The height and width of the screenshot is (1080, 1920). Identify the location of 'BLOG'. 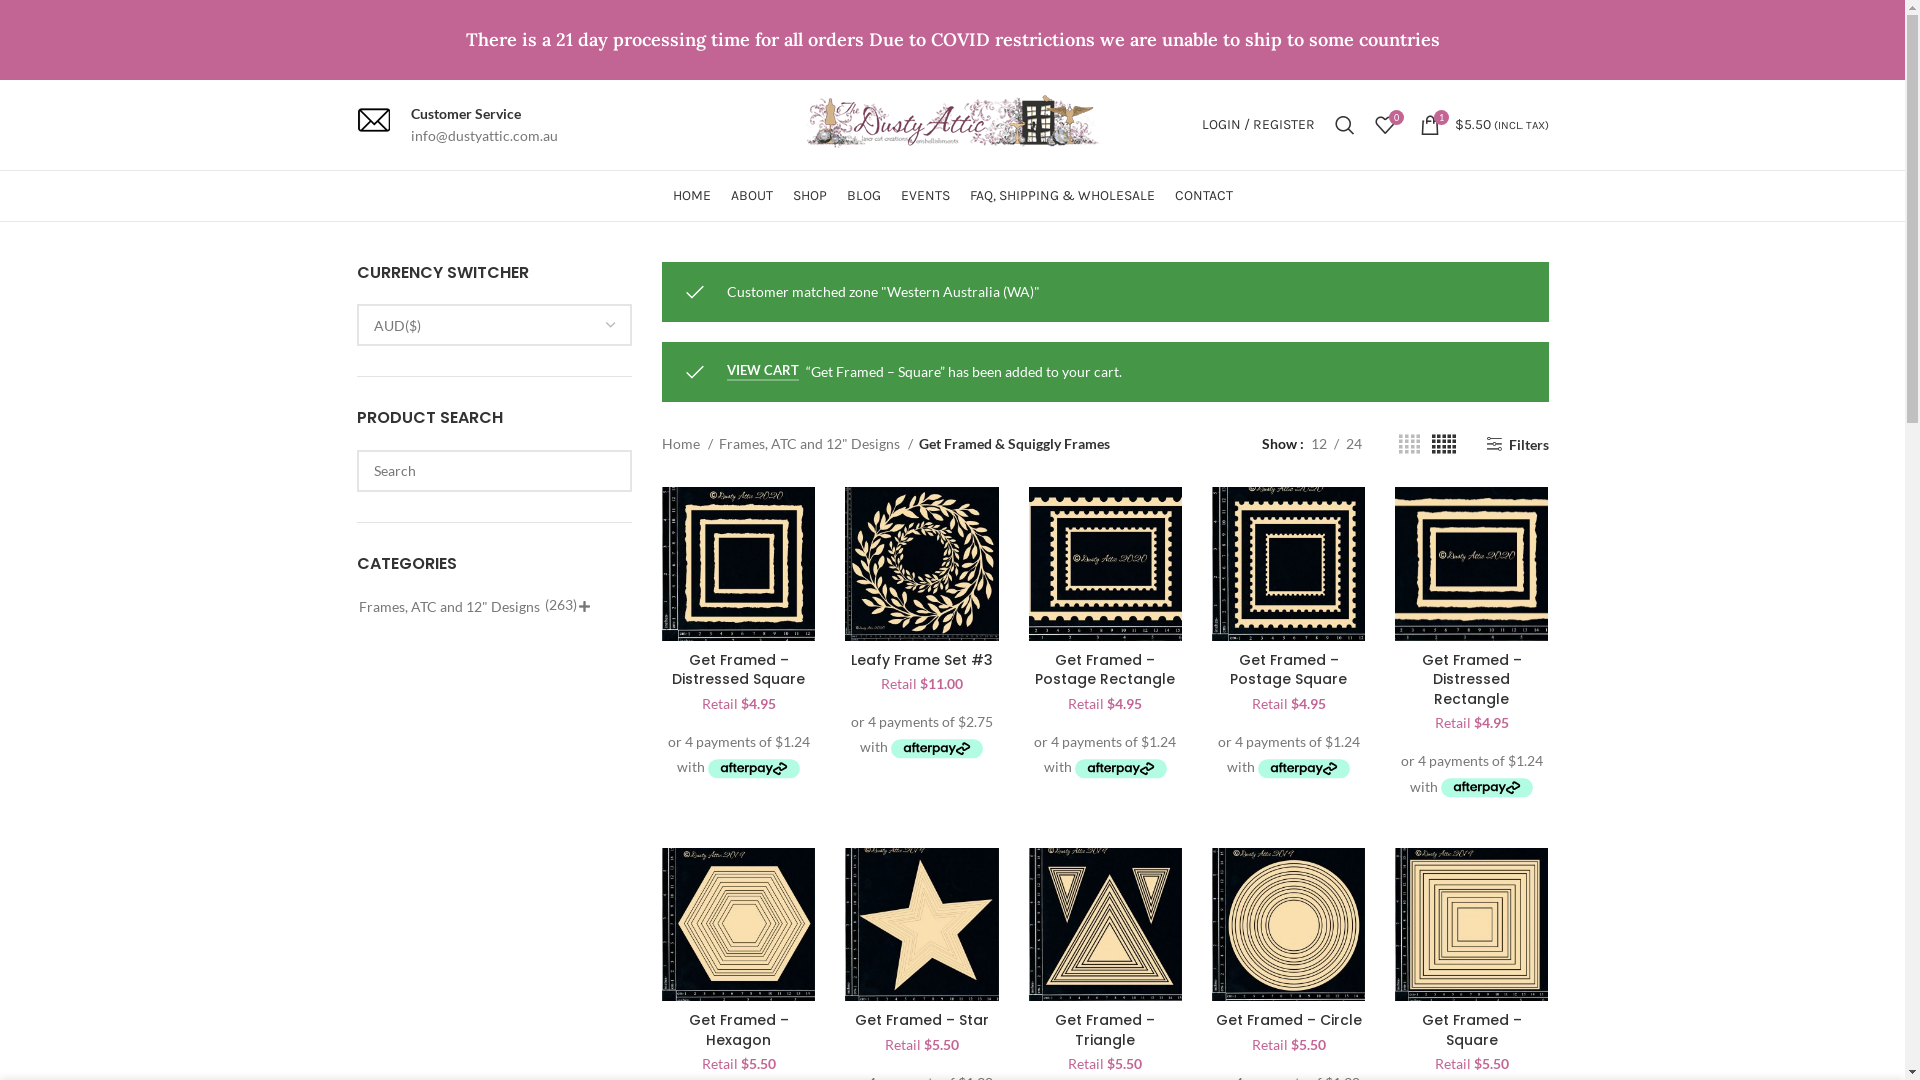
(863, 196).